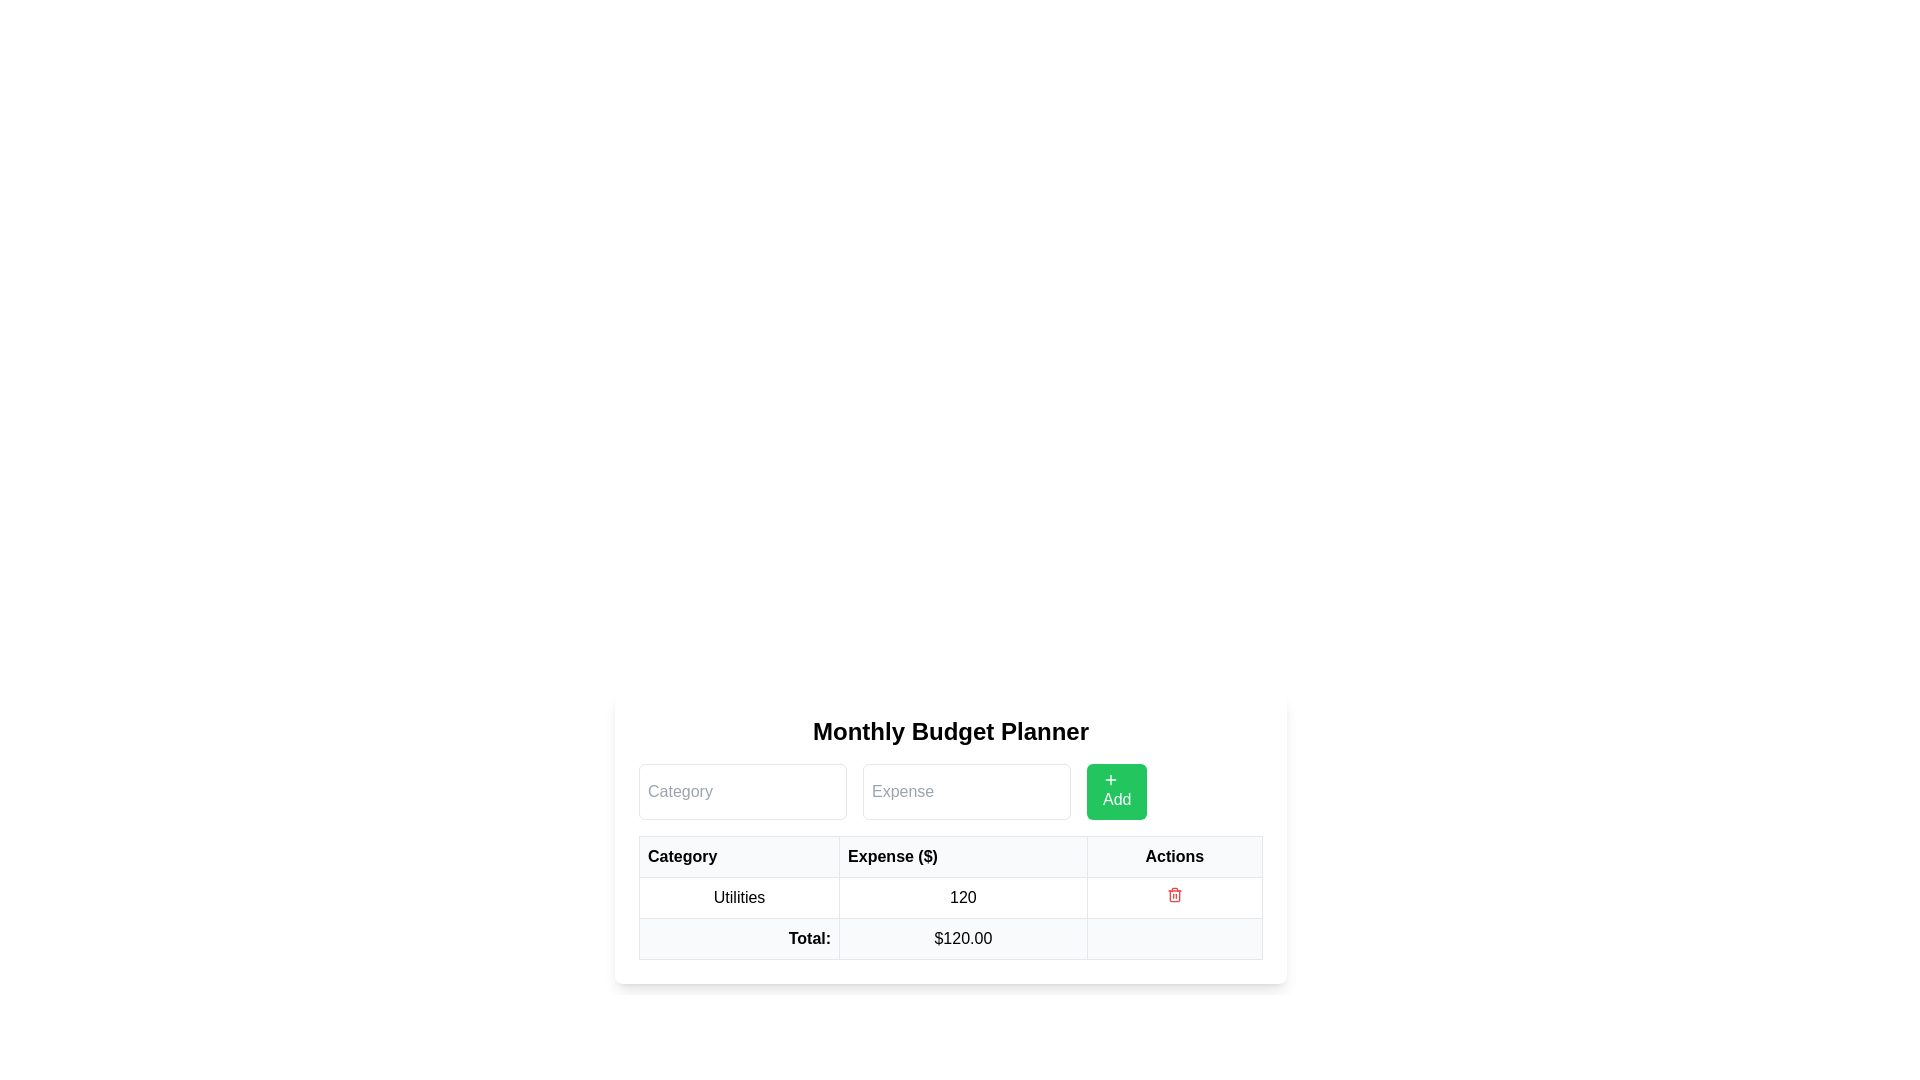  What do you see at coordinates (1116, 790) in the screenshot?
I see `the 'Add' button with a plus sign icon, which is a green rectangular button with rounded corners, located in the top-right section of a form header above a grid table` at bounding box center [1116, 790].